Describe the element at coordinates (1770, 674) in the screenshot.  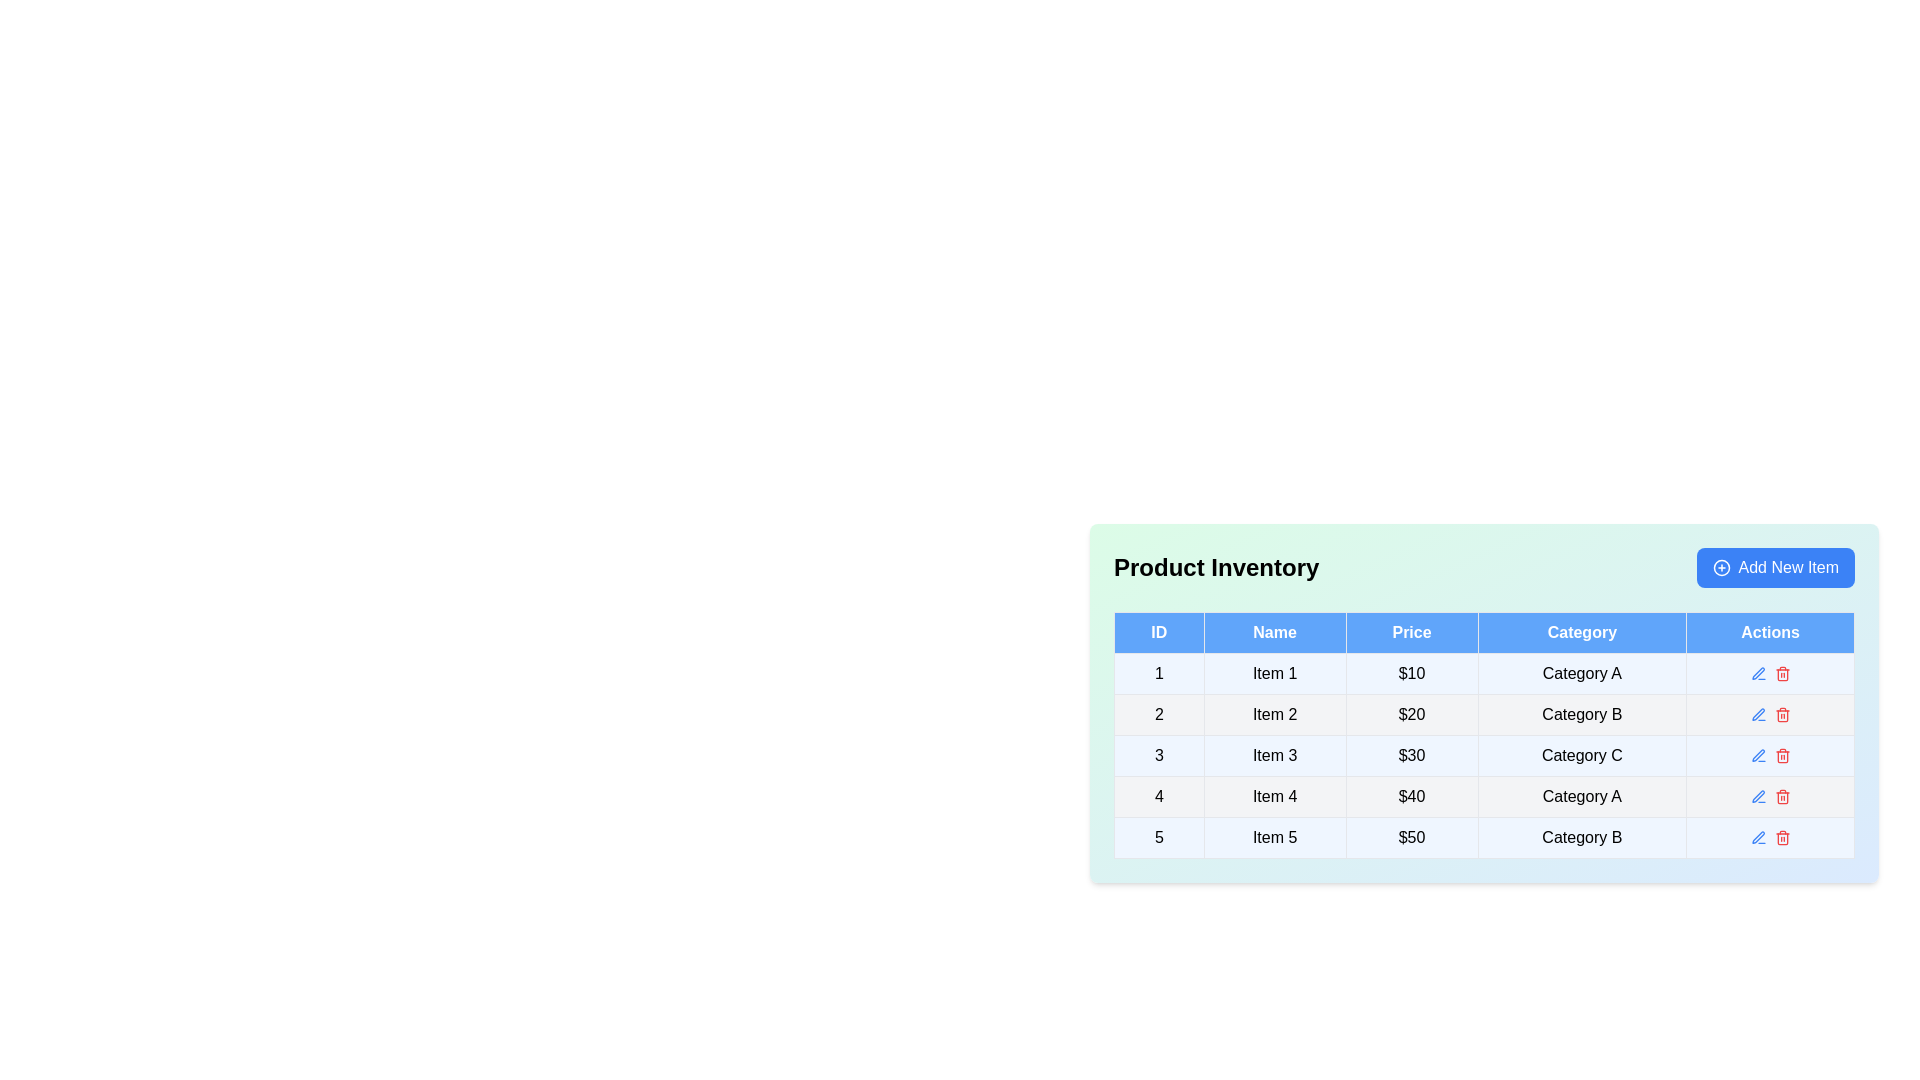
I see `the red trash can icon in the 'Actions' column of the first data row` at that location.